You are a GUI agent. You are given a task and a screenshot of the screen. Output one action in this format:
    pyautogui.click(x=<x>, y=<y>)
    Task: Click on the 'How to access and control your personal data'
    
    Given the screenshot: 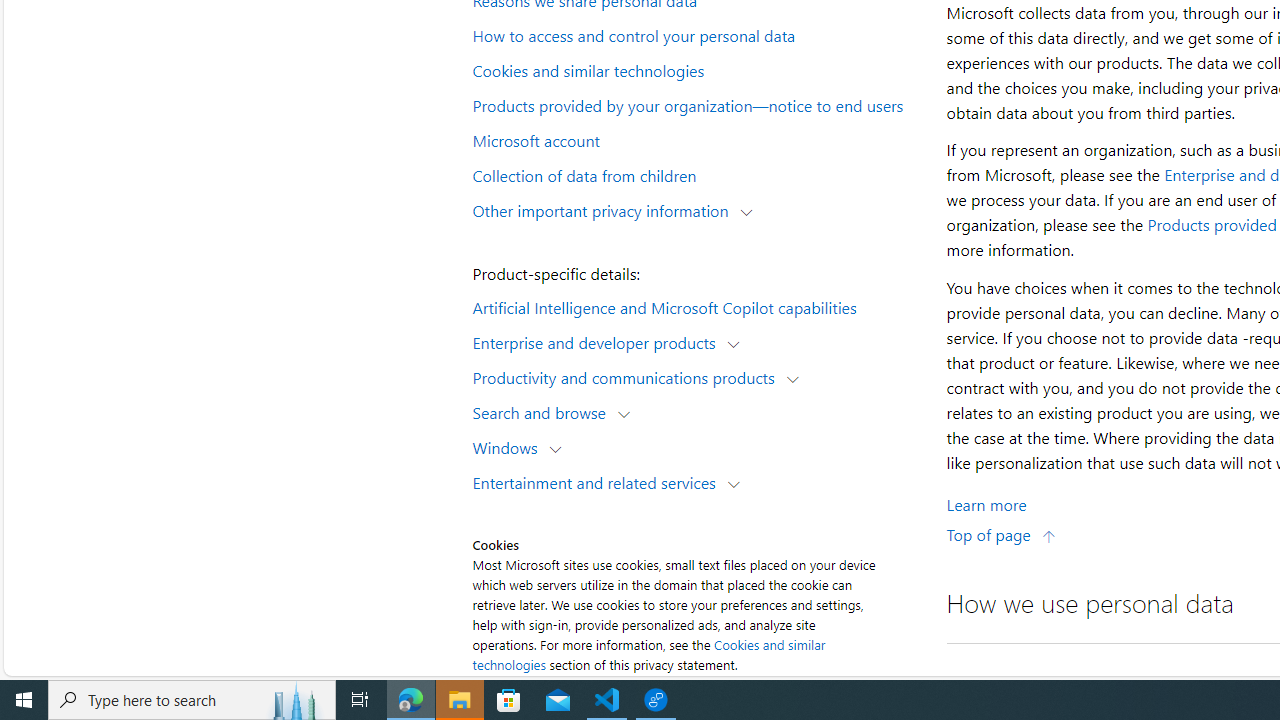 What is the action you would take?
    pyautogui.click(x=696, y=35)
    